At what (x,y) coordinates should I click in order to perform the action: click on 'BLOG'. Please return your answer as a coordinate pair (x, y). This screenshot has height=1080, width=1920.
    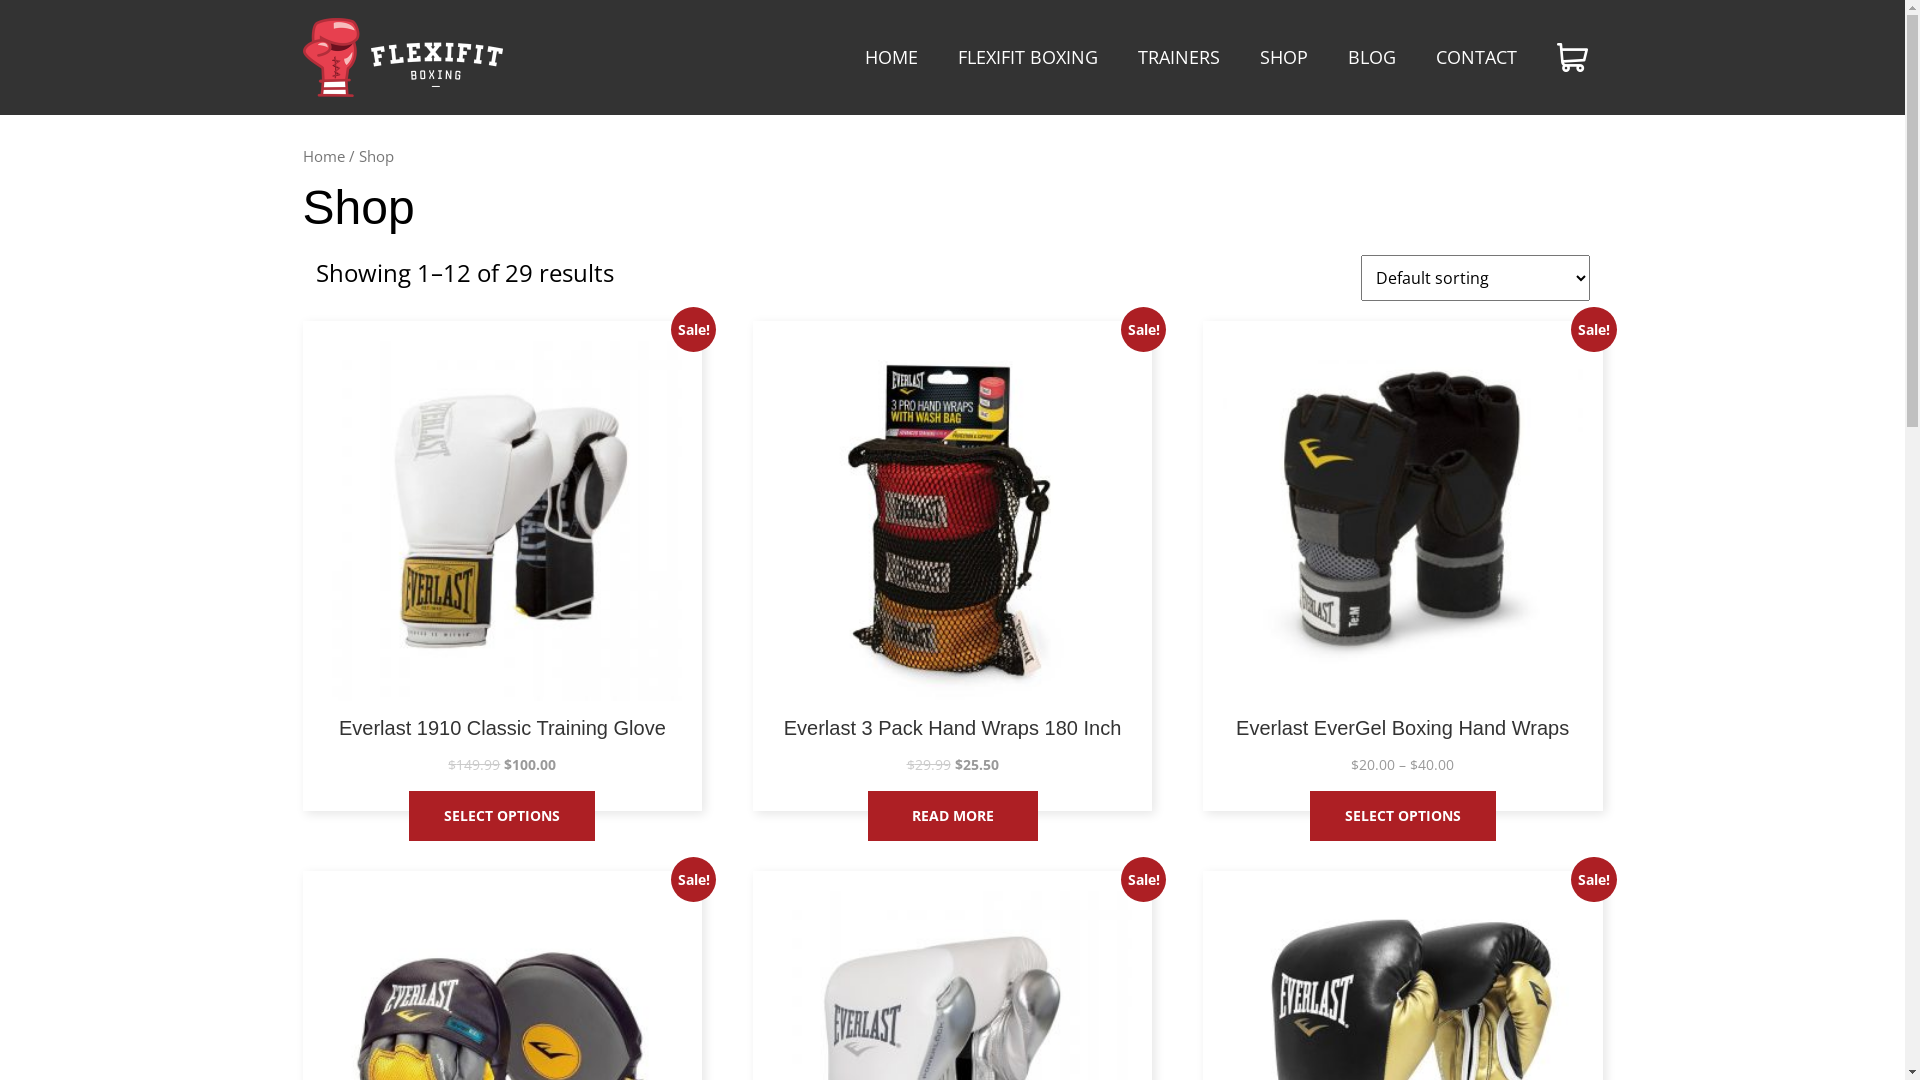
    Looking at the image, I should click on (1371, 56).